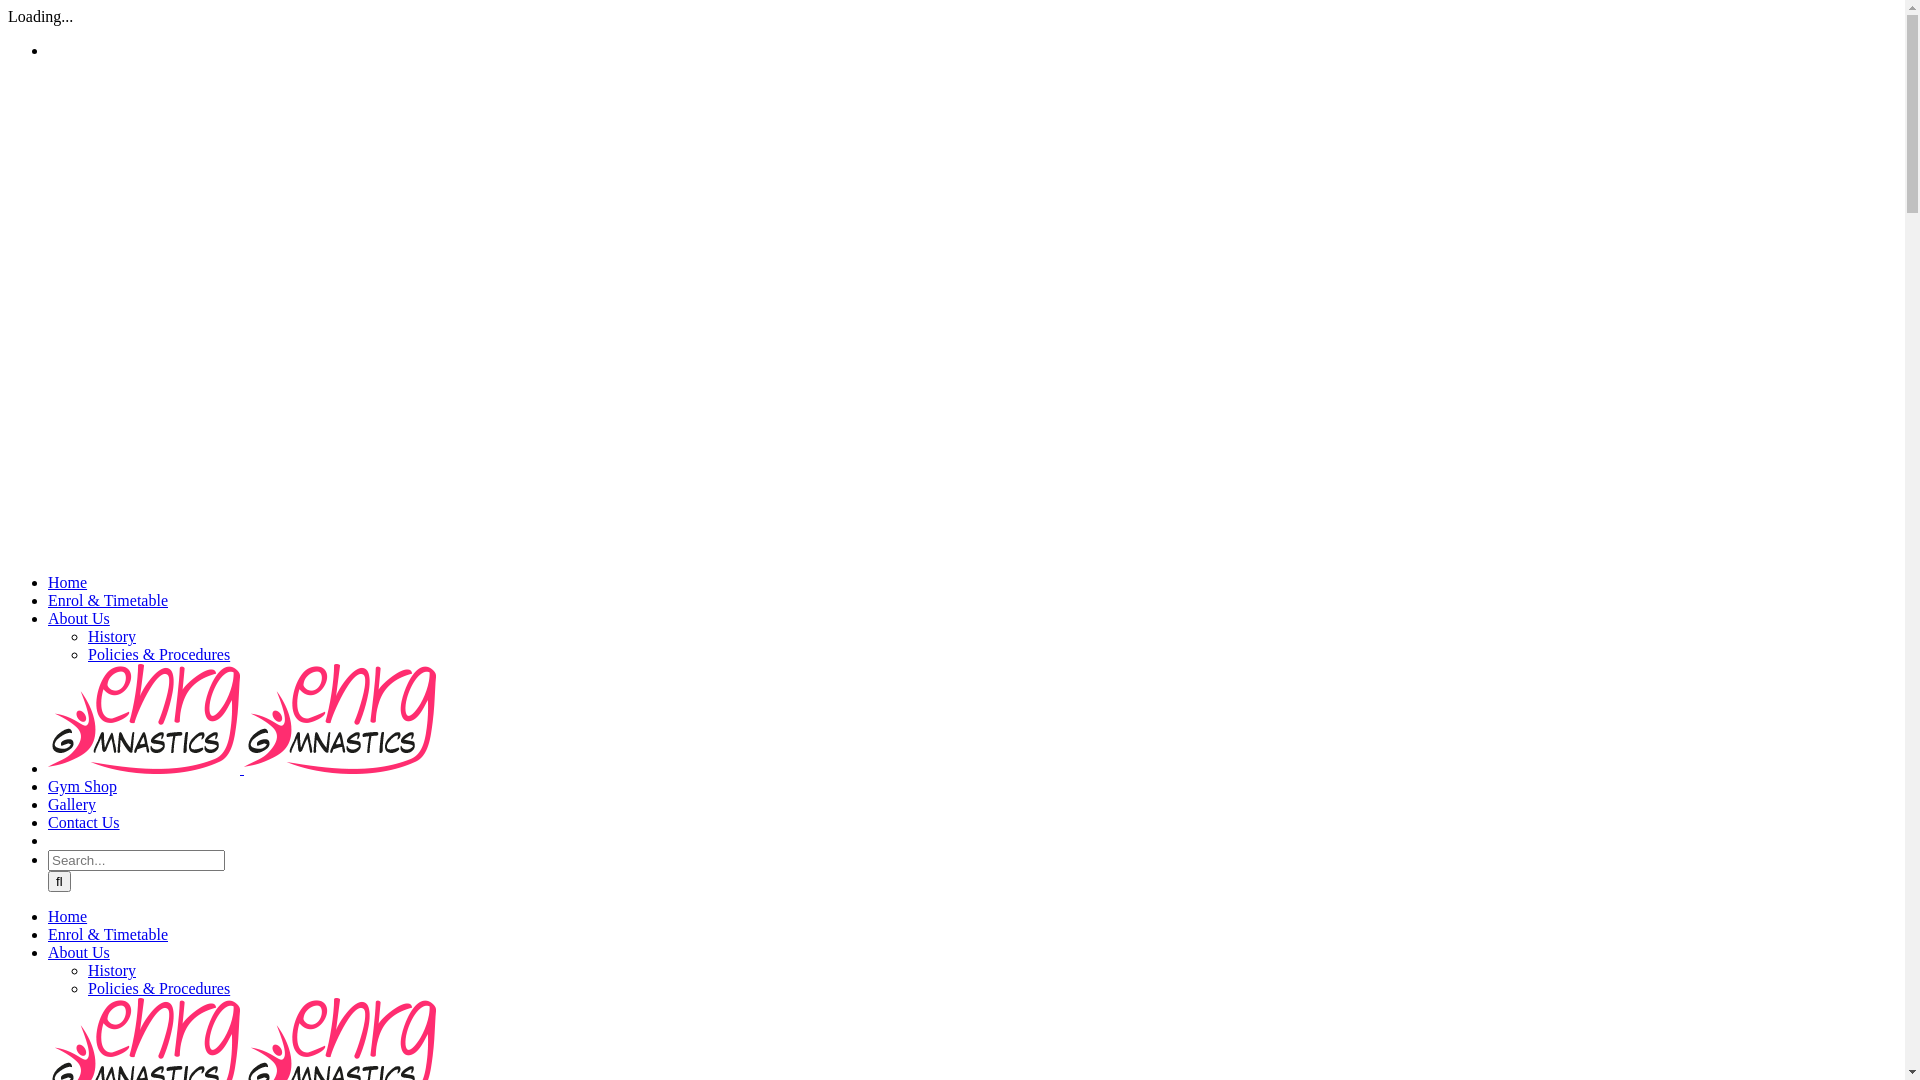 The width and height of the screenshot is (1920, 1080). Describe the element at coordinates (78, 951) in the screenshot. I see `'About Us'` at that location.